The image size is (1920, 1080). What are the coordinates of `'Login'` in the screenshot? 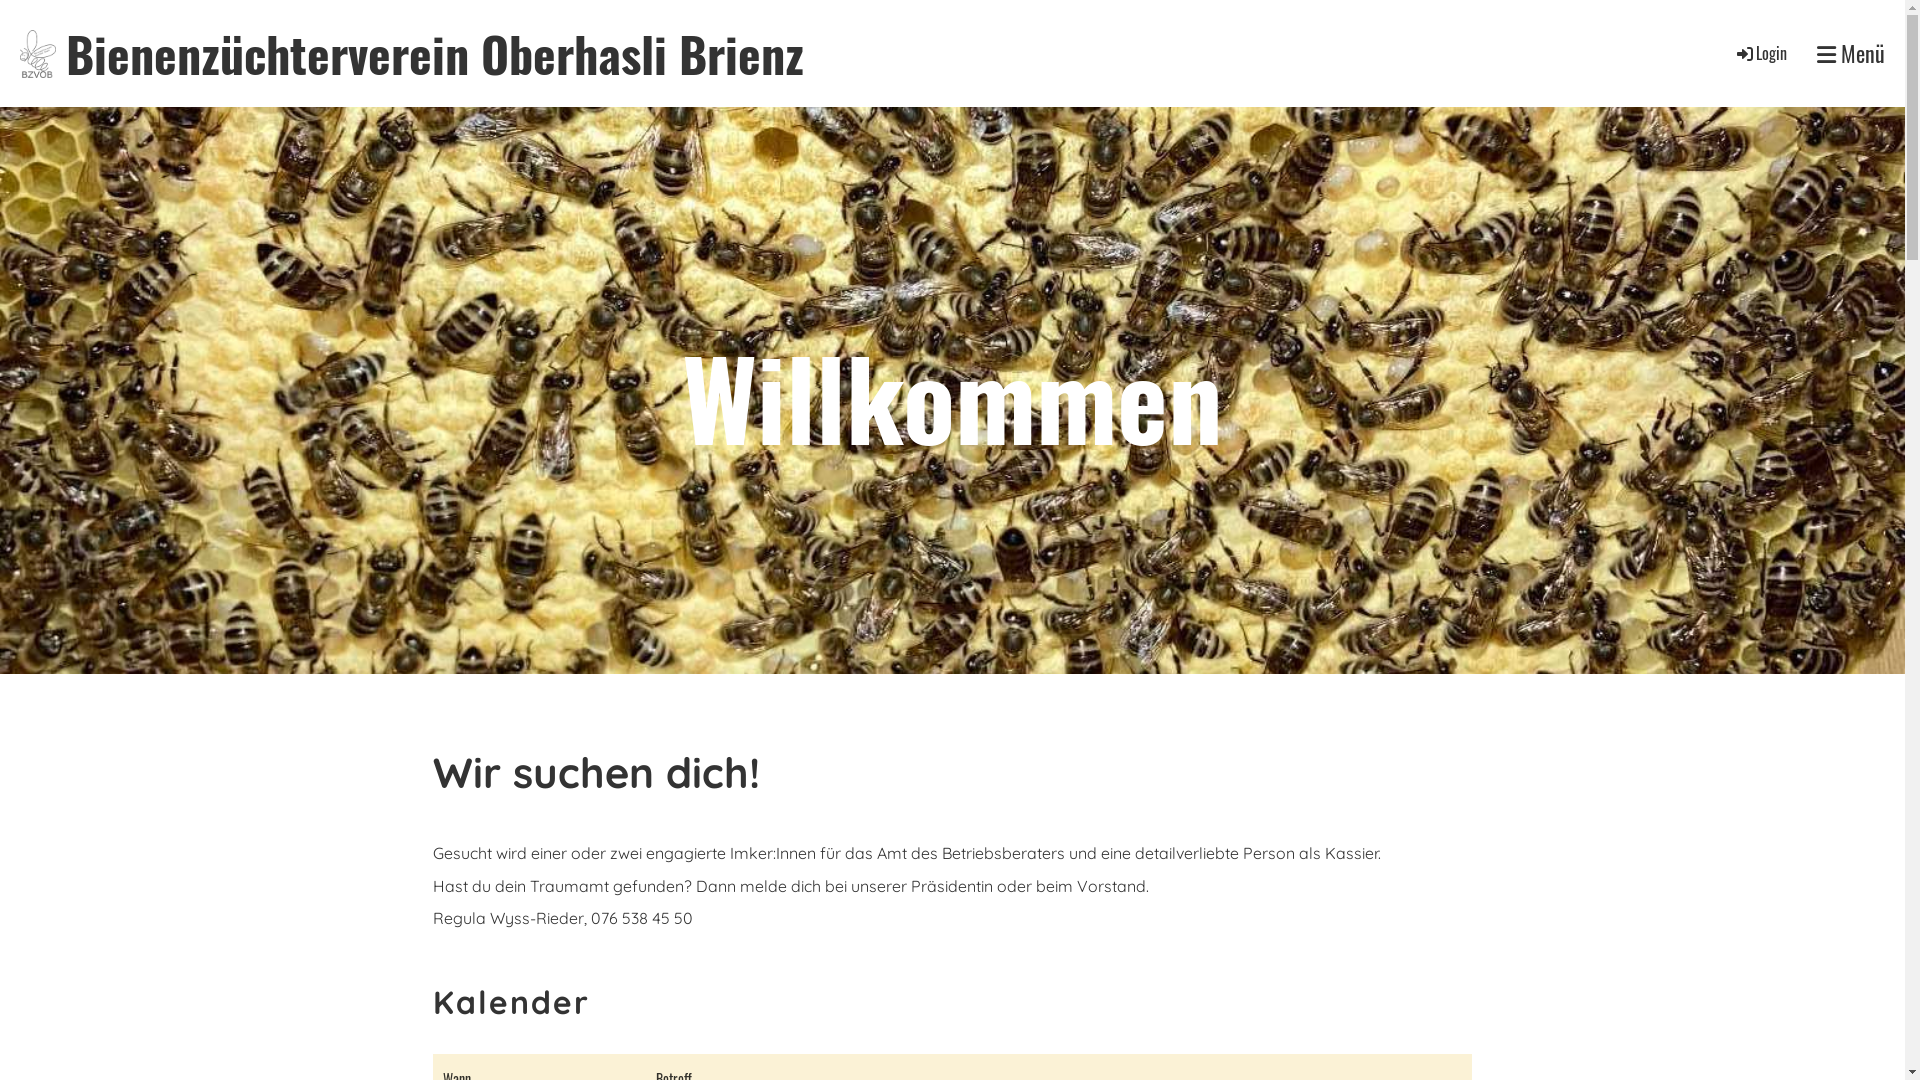 It's located at (1760, 52).